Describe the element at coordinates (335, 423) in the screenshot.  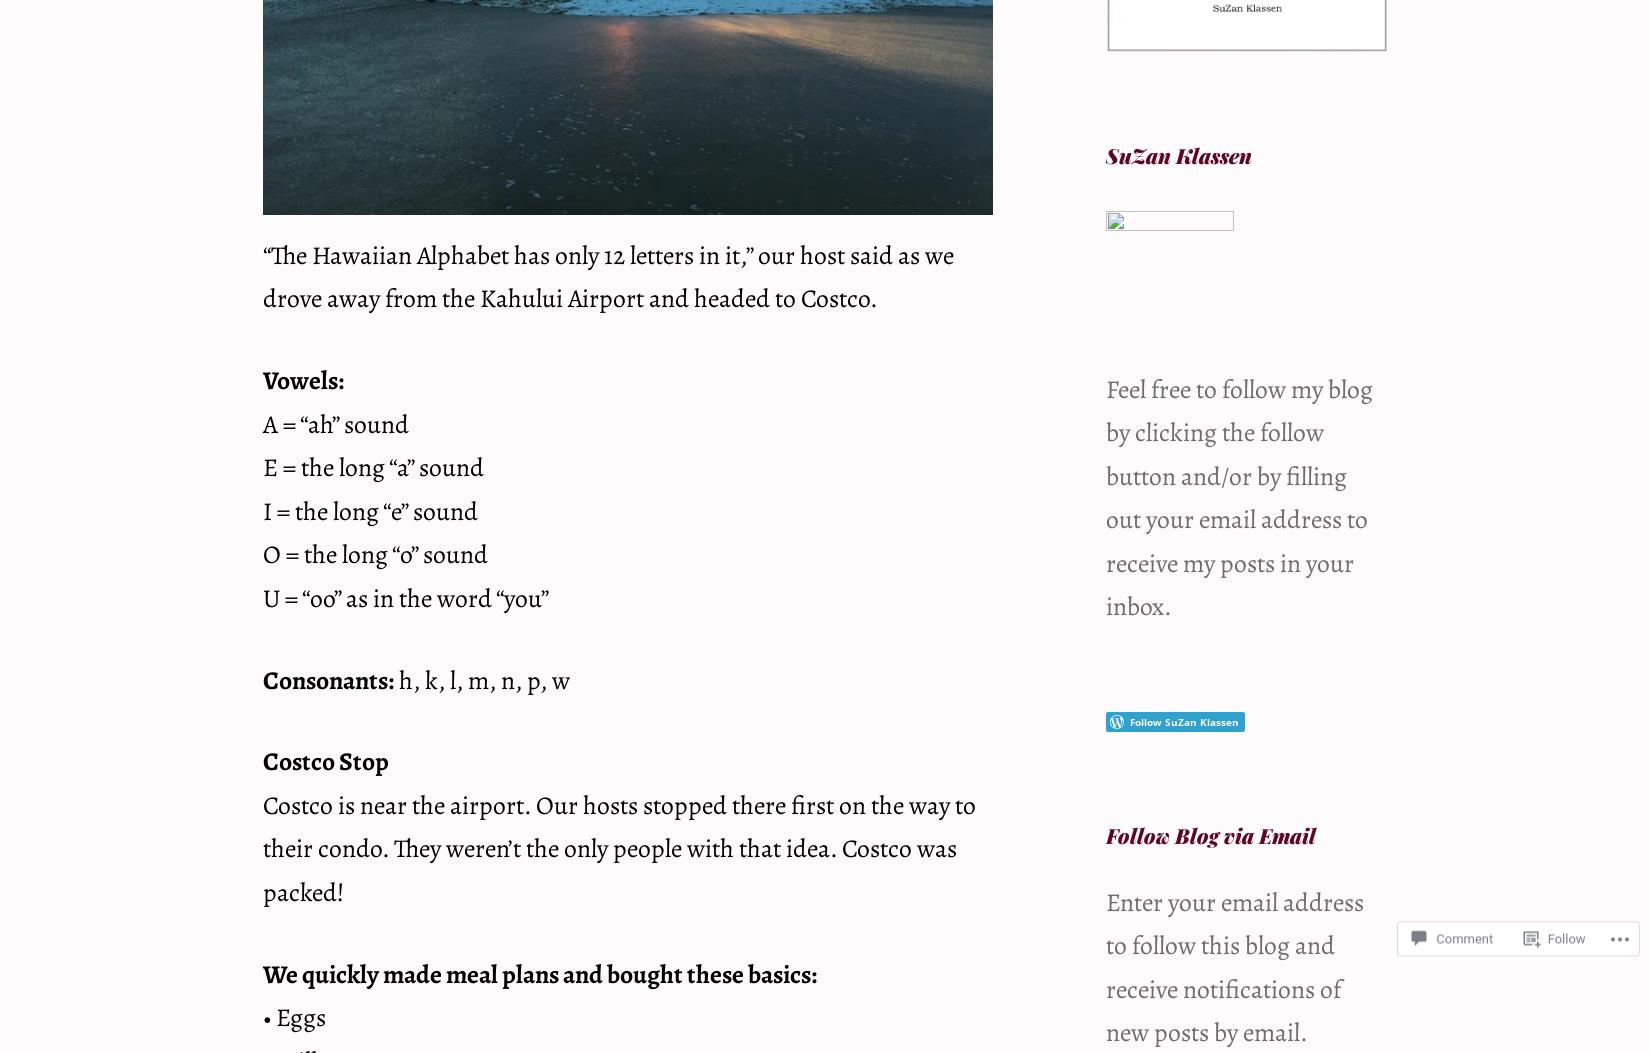
I see `'A = “ah” sound'` at that location.